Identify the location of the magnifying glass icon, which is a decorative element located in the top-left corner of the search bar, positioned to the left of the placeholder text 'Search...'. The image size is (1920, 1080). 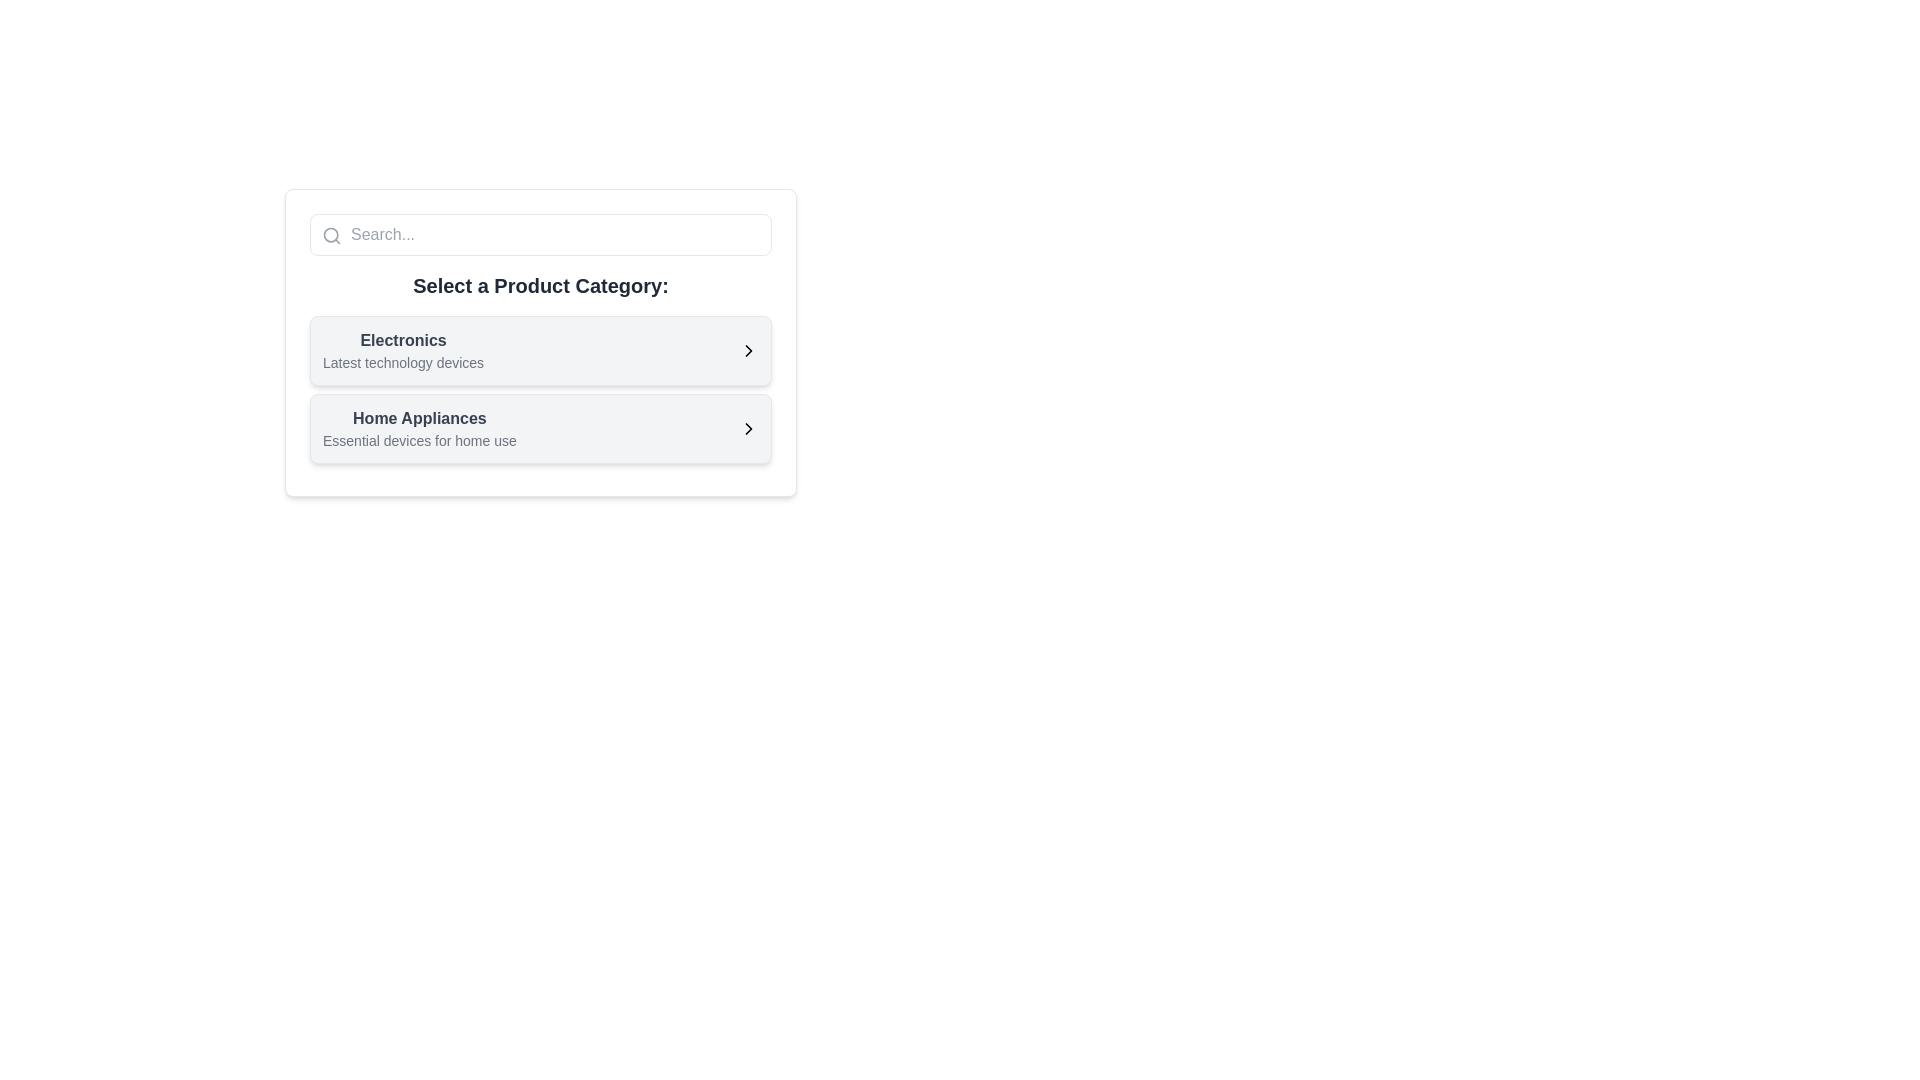
(331, 234).